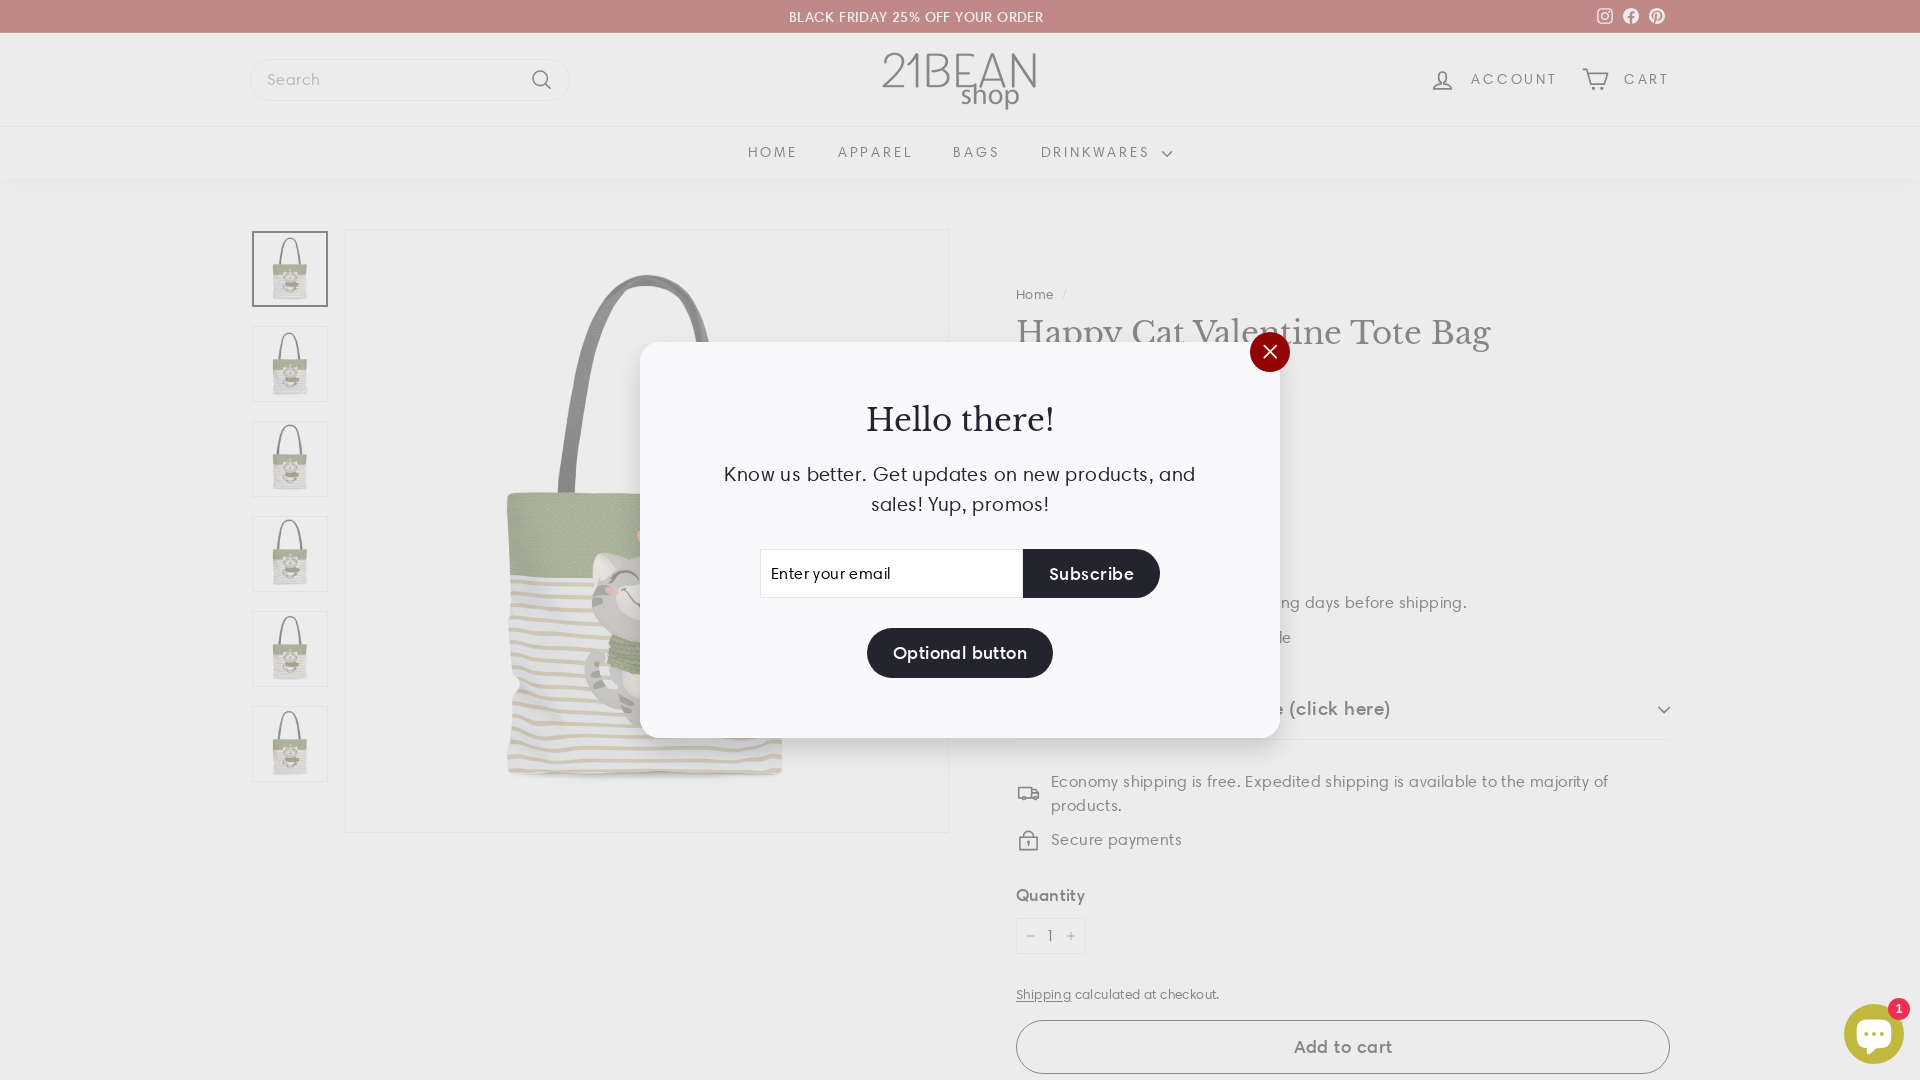  I want to click on 'Shipping', so click(1042, 994).